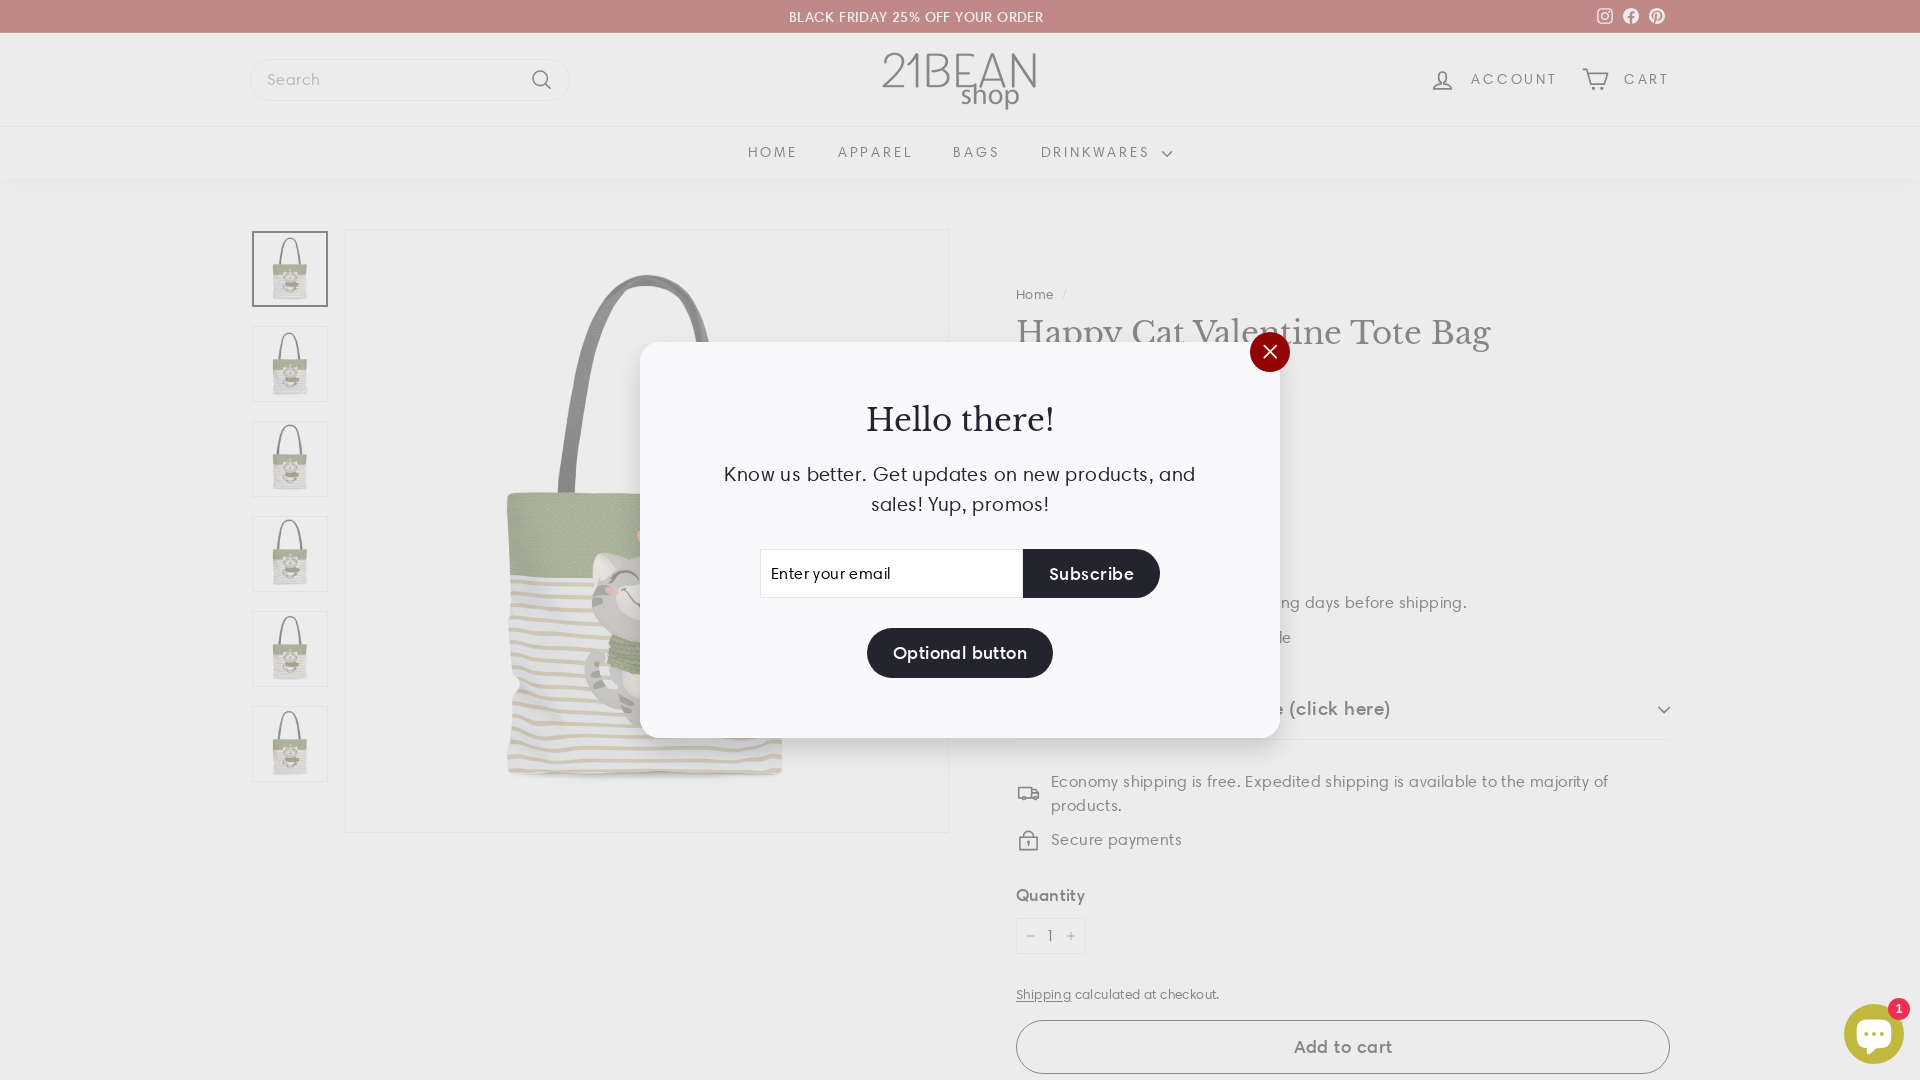  I want to click on 'Shipping', so click(1042, 994).